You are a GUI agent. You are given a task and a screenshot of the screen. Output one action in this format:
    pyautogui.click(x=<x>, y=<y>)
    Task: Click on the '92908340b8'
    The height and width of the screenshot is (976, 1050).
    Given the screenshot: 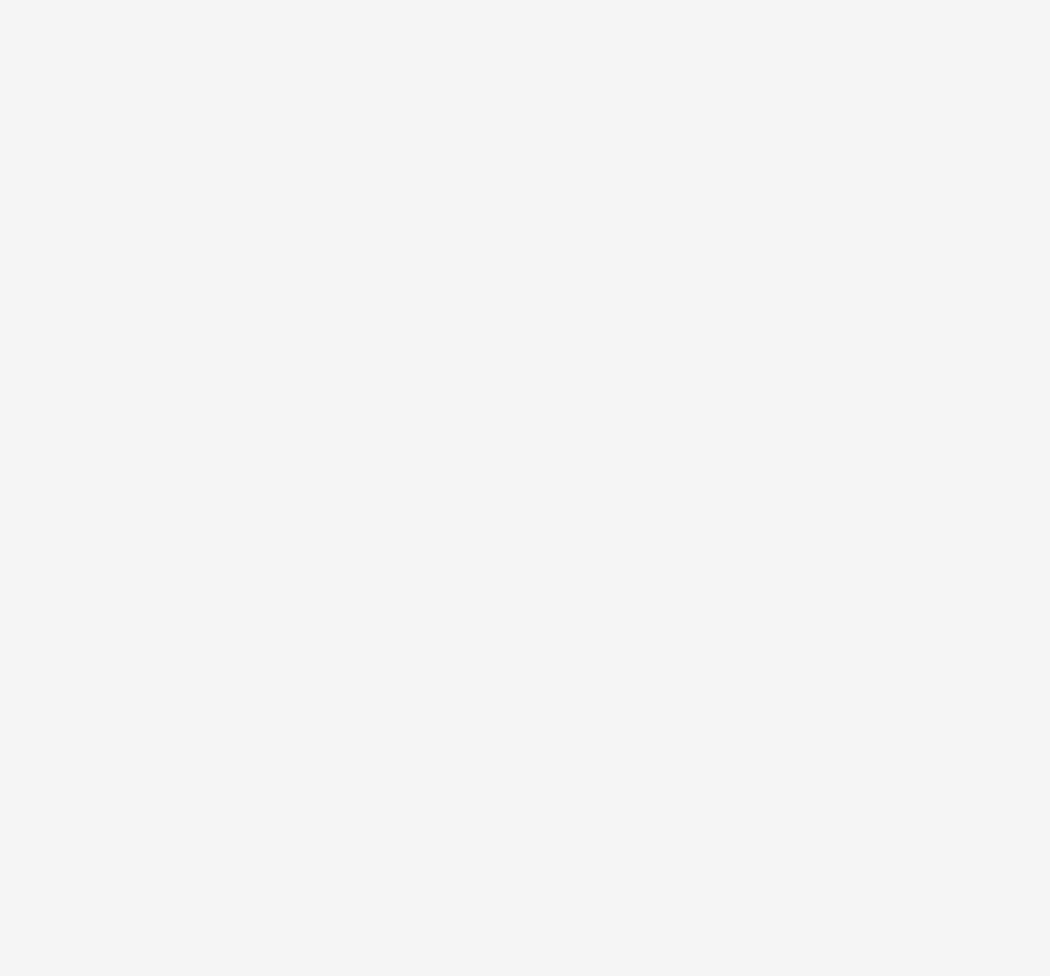 What is the action you would take?
    pyautogui.click(x=222, y=693)
    